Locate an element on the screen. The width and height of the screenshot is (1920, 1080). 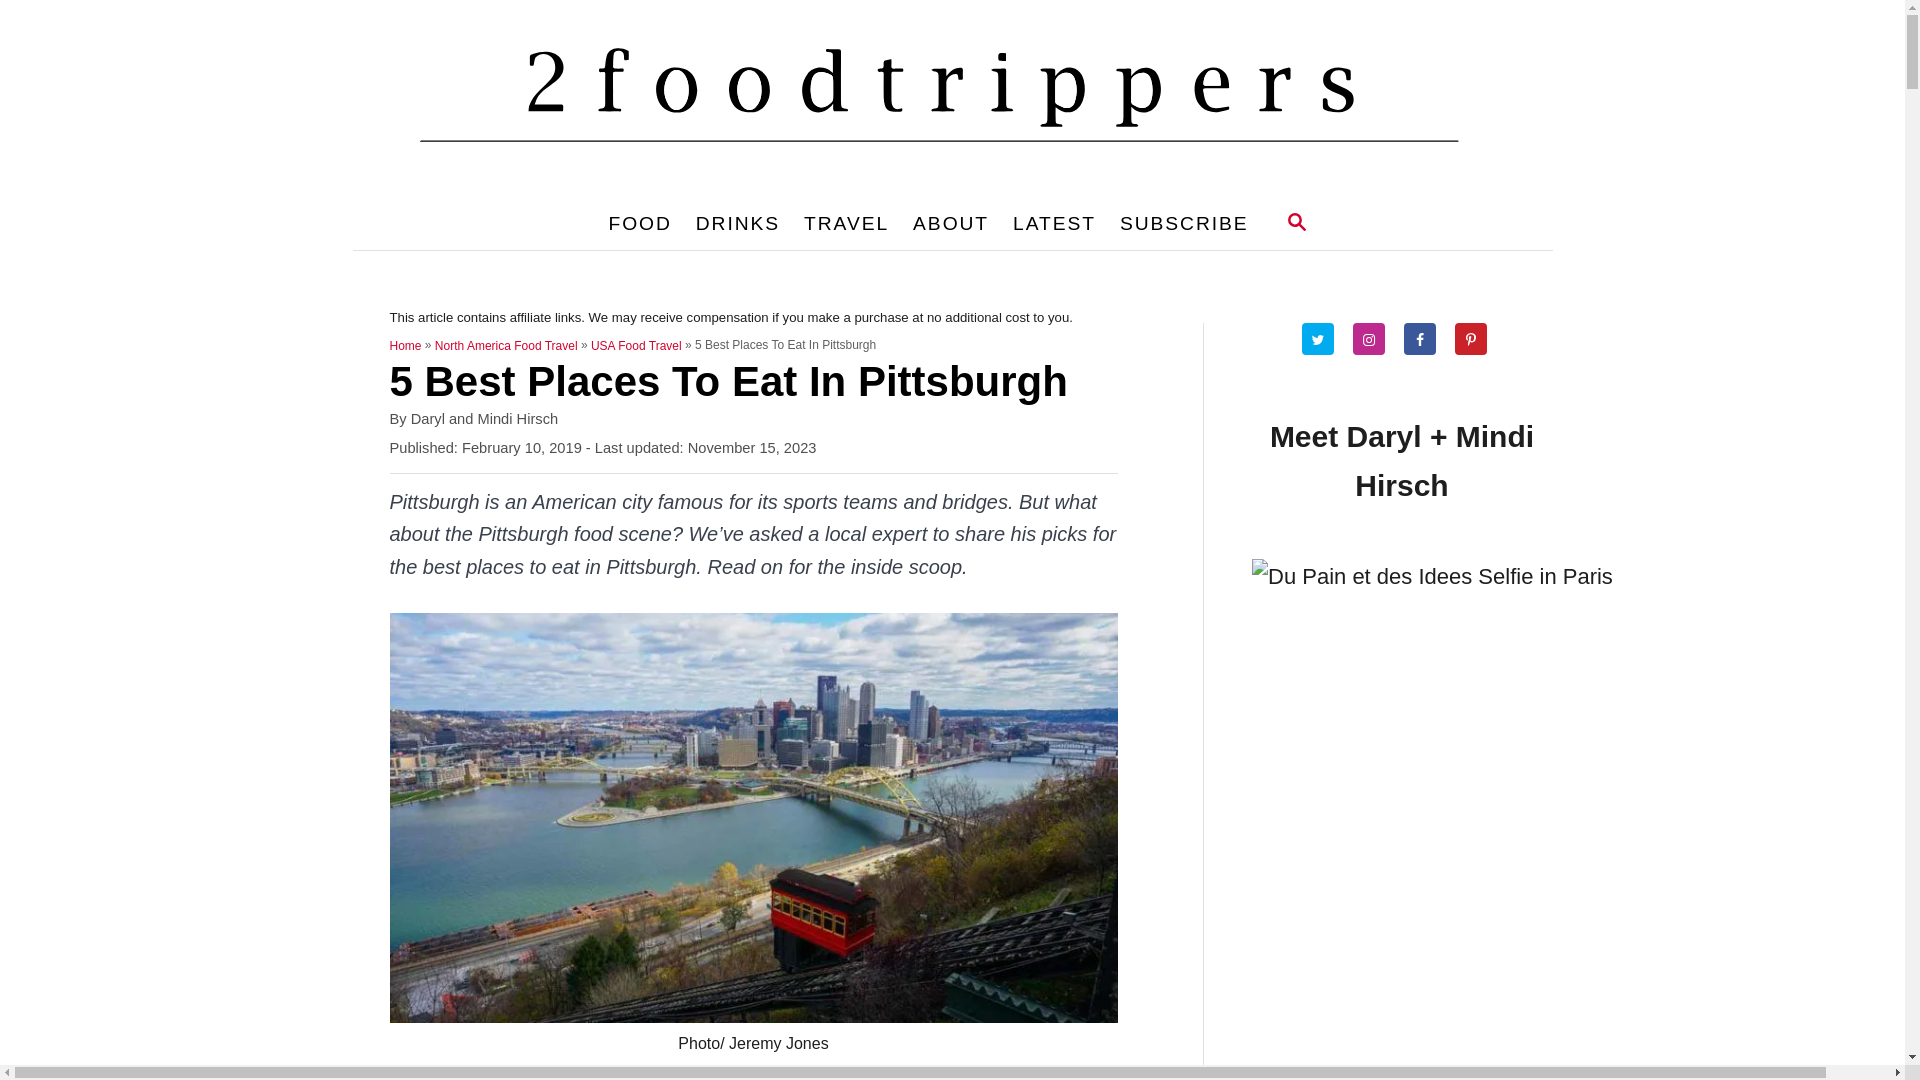
'Follow on Twitter' is located at coordinates (1325, 338).